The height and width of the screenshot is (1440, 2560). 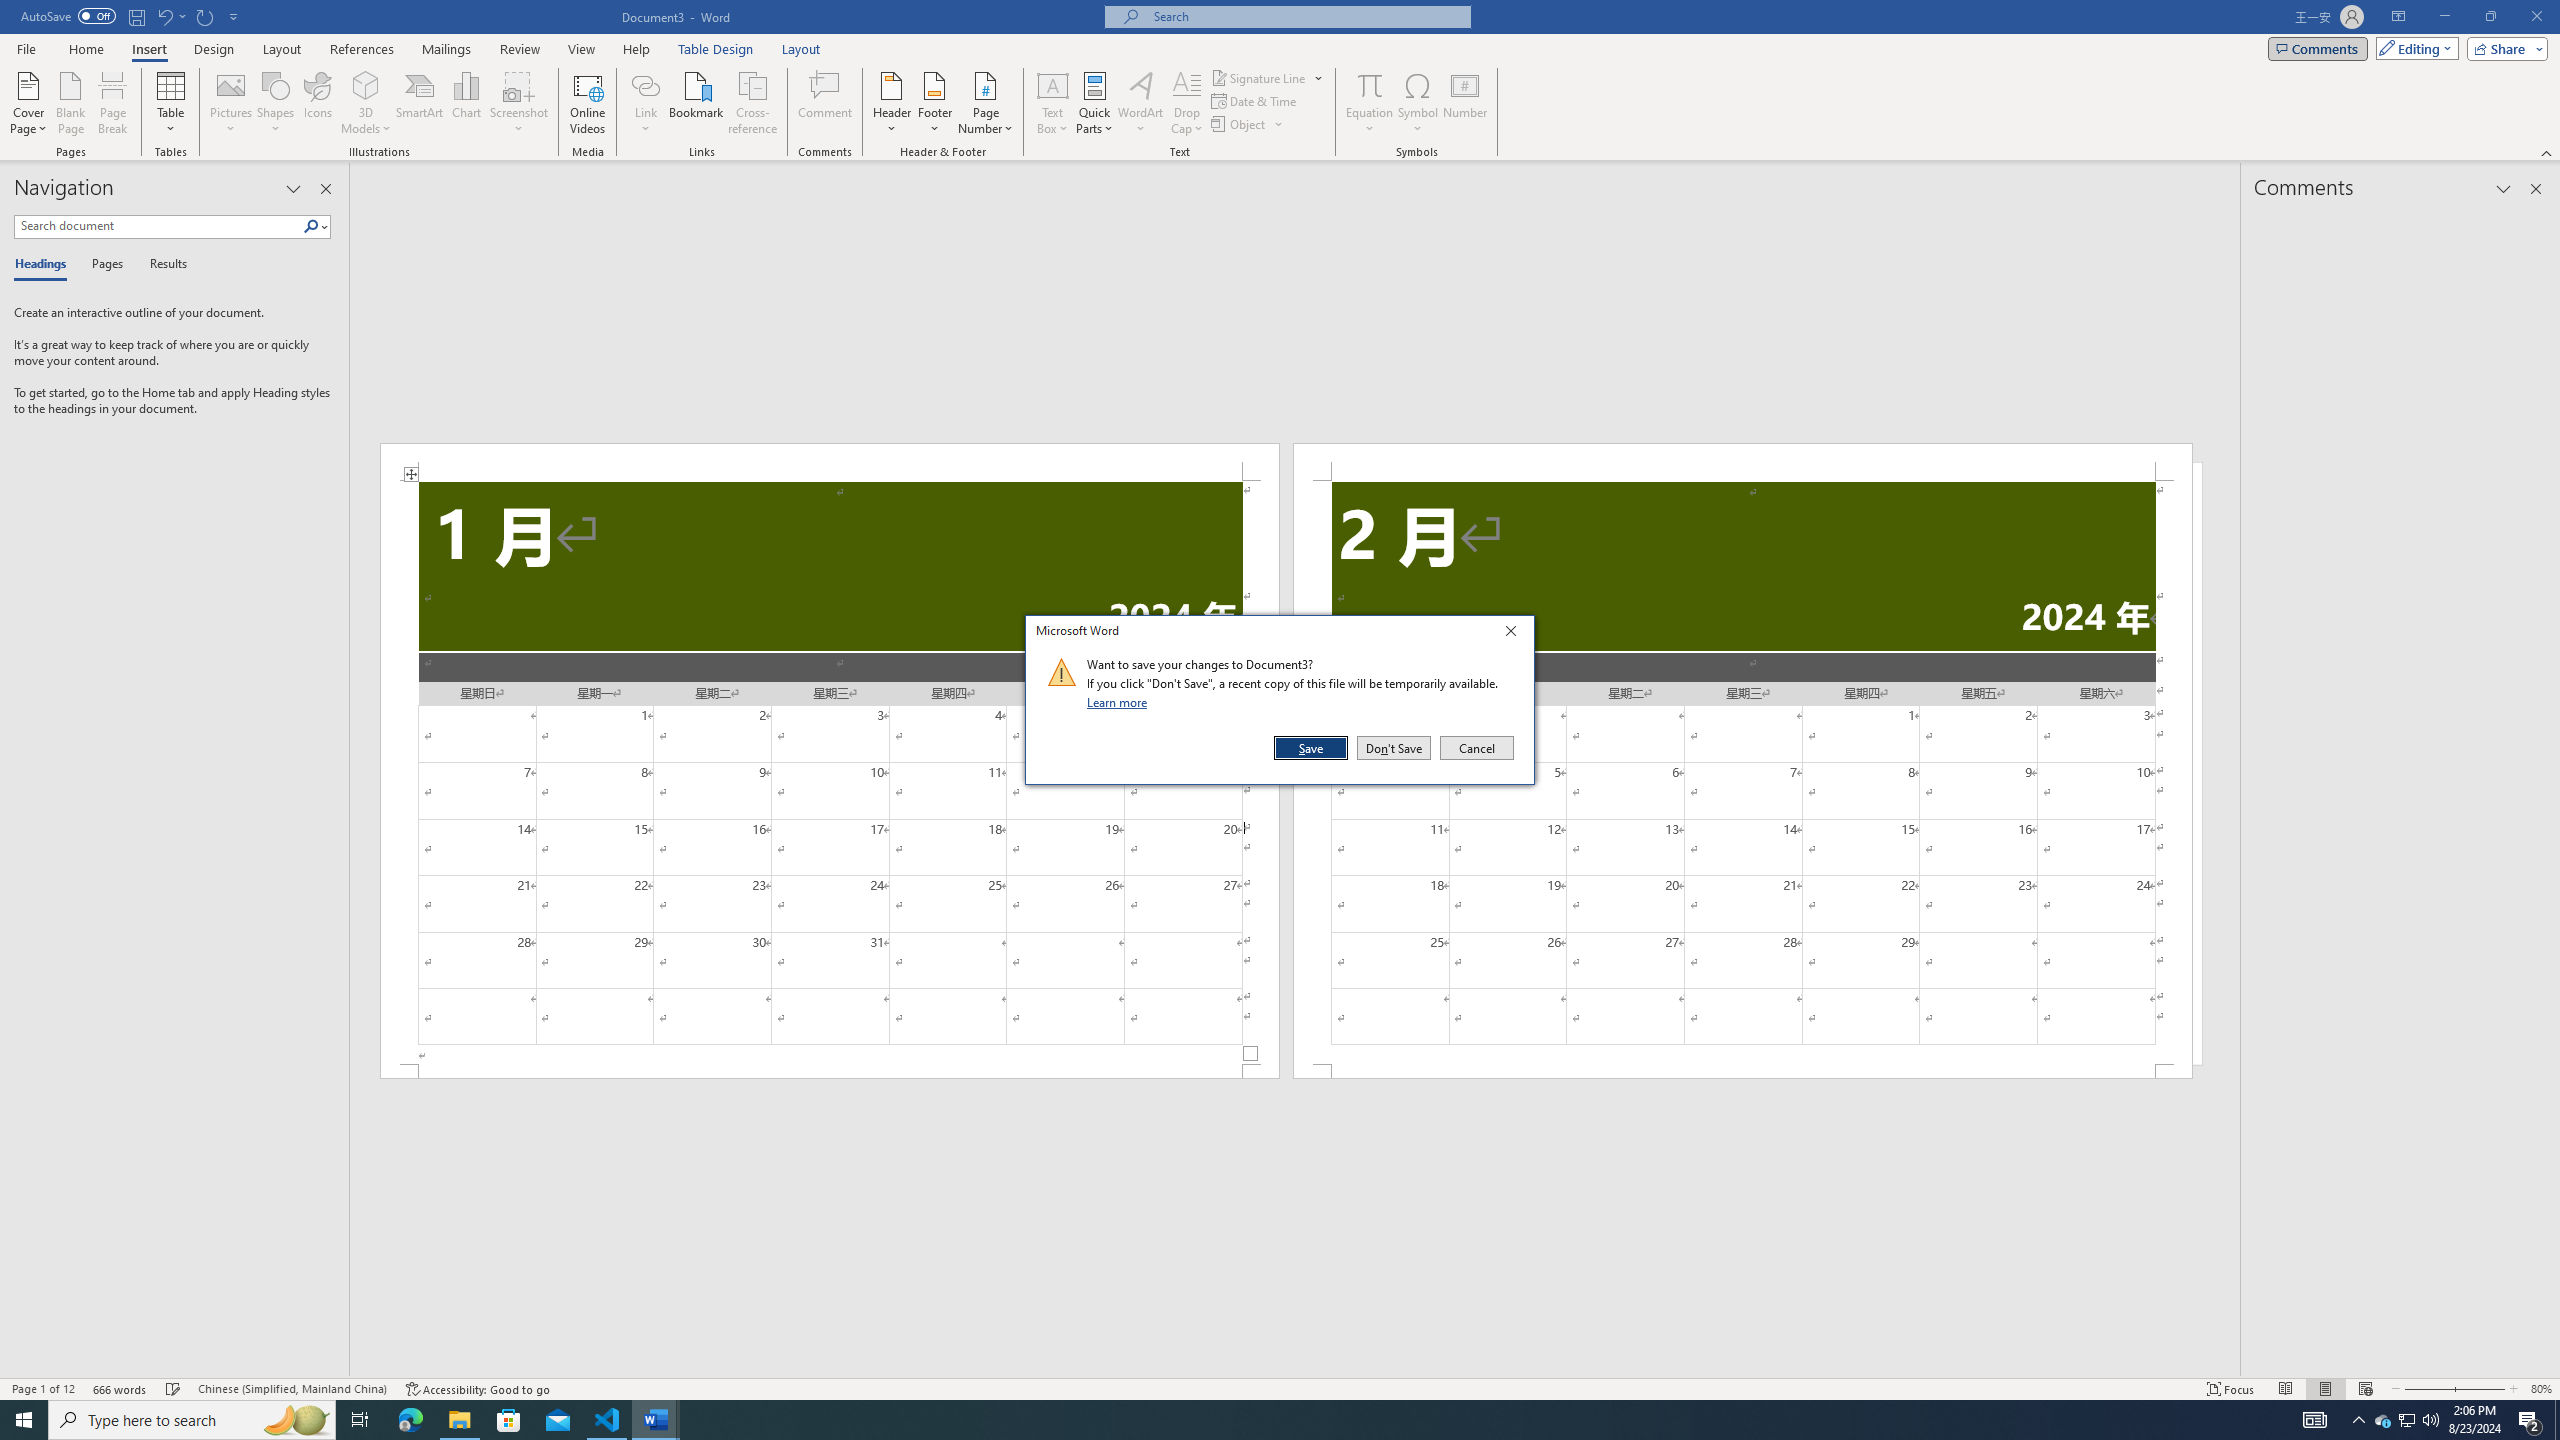 I want to click on 'Q2790: 100%', so click(x=2429, y=1418).